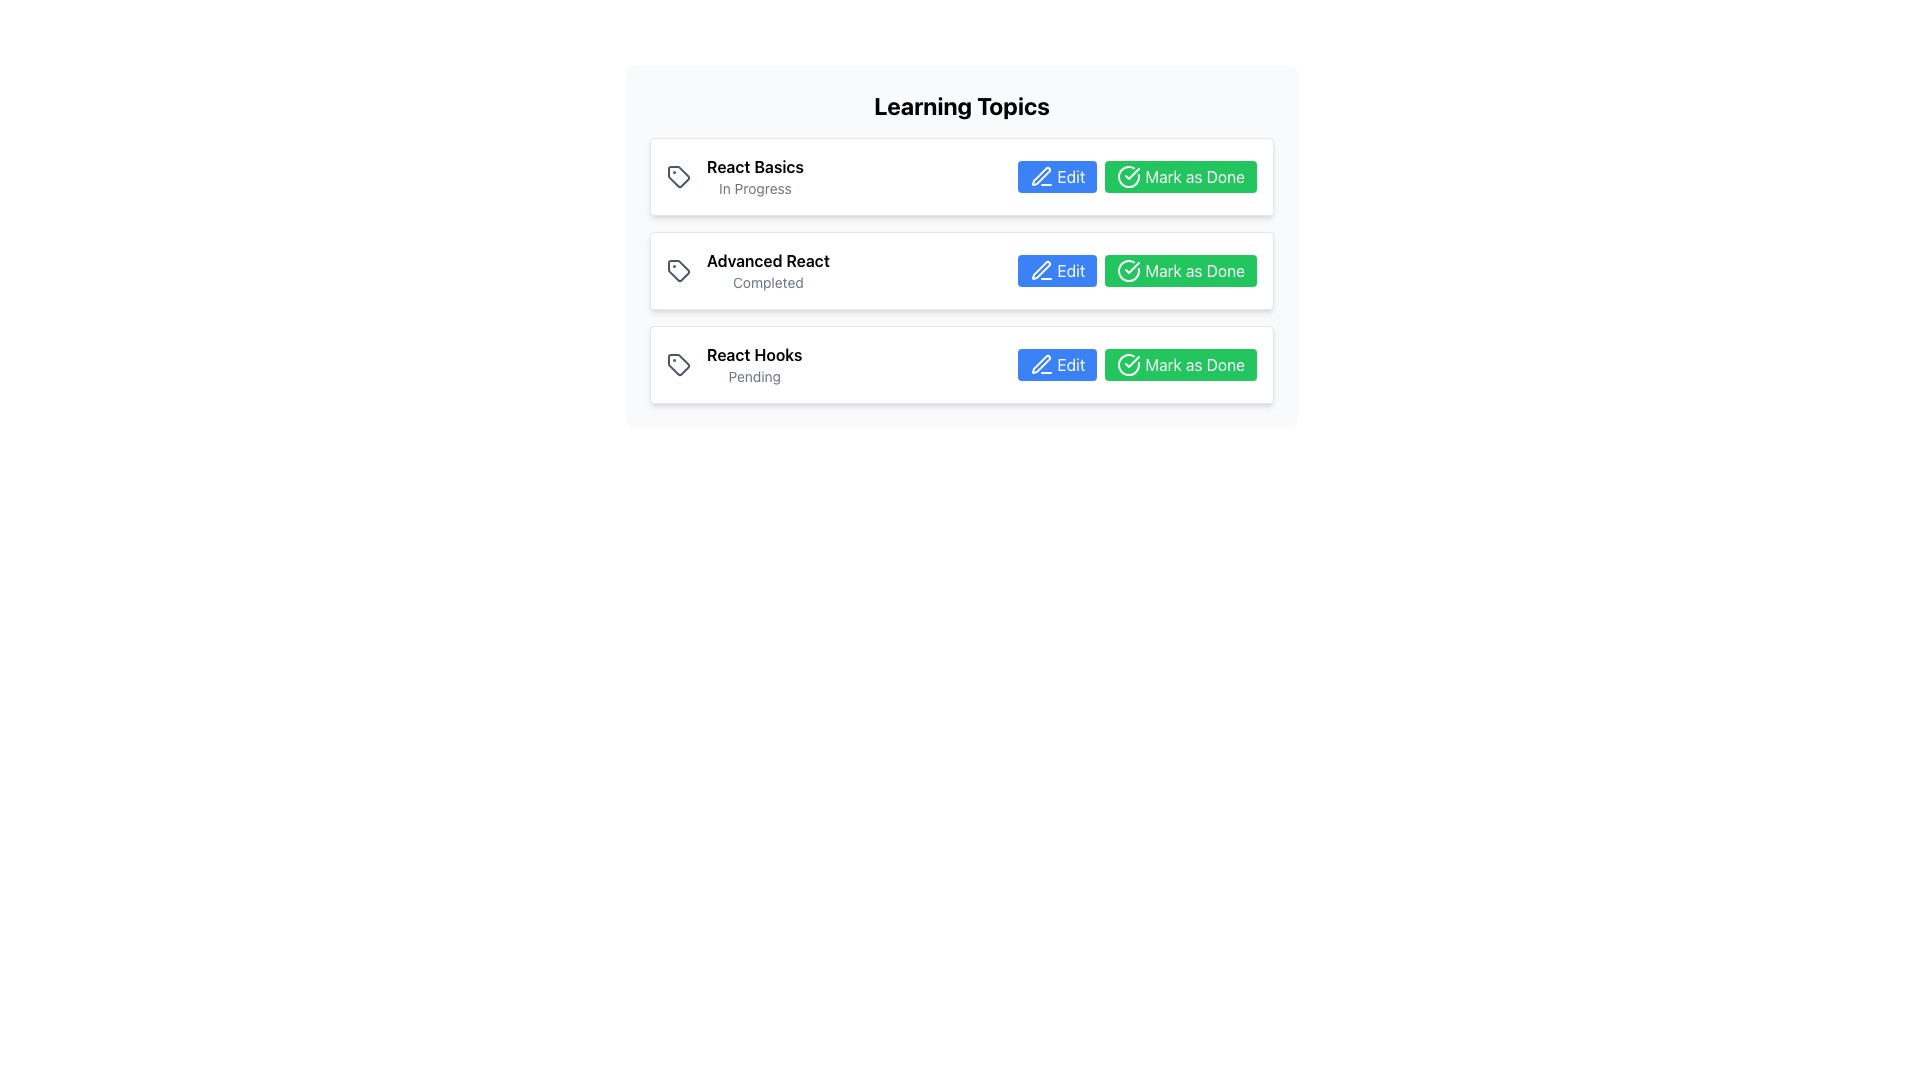 This screenshot has width=1920, height=1080. What do you see at coordinates (753, 365) in the screenshot?
I see `the label that reads 'React Hooks' with a smaller text 'Pending' below it, located in the 'Learning Topics' section` at bounding box center [753, 365].